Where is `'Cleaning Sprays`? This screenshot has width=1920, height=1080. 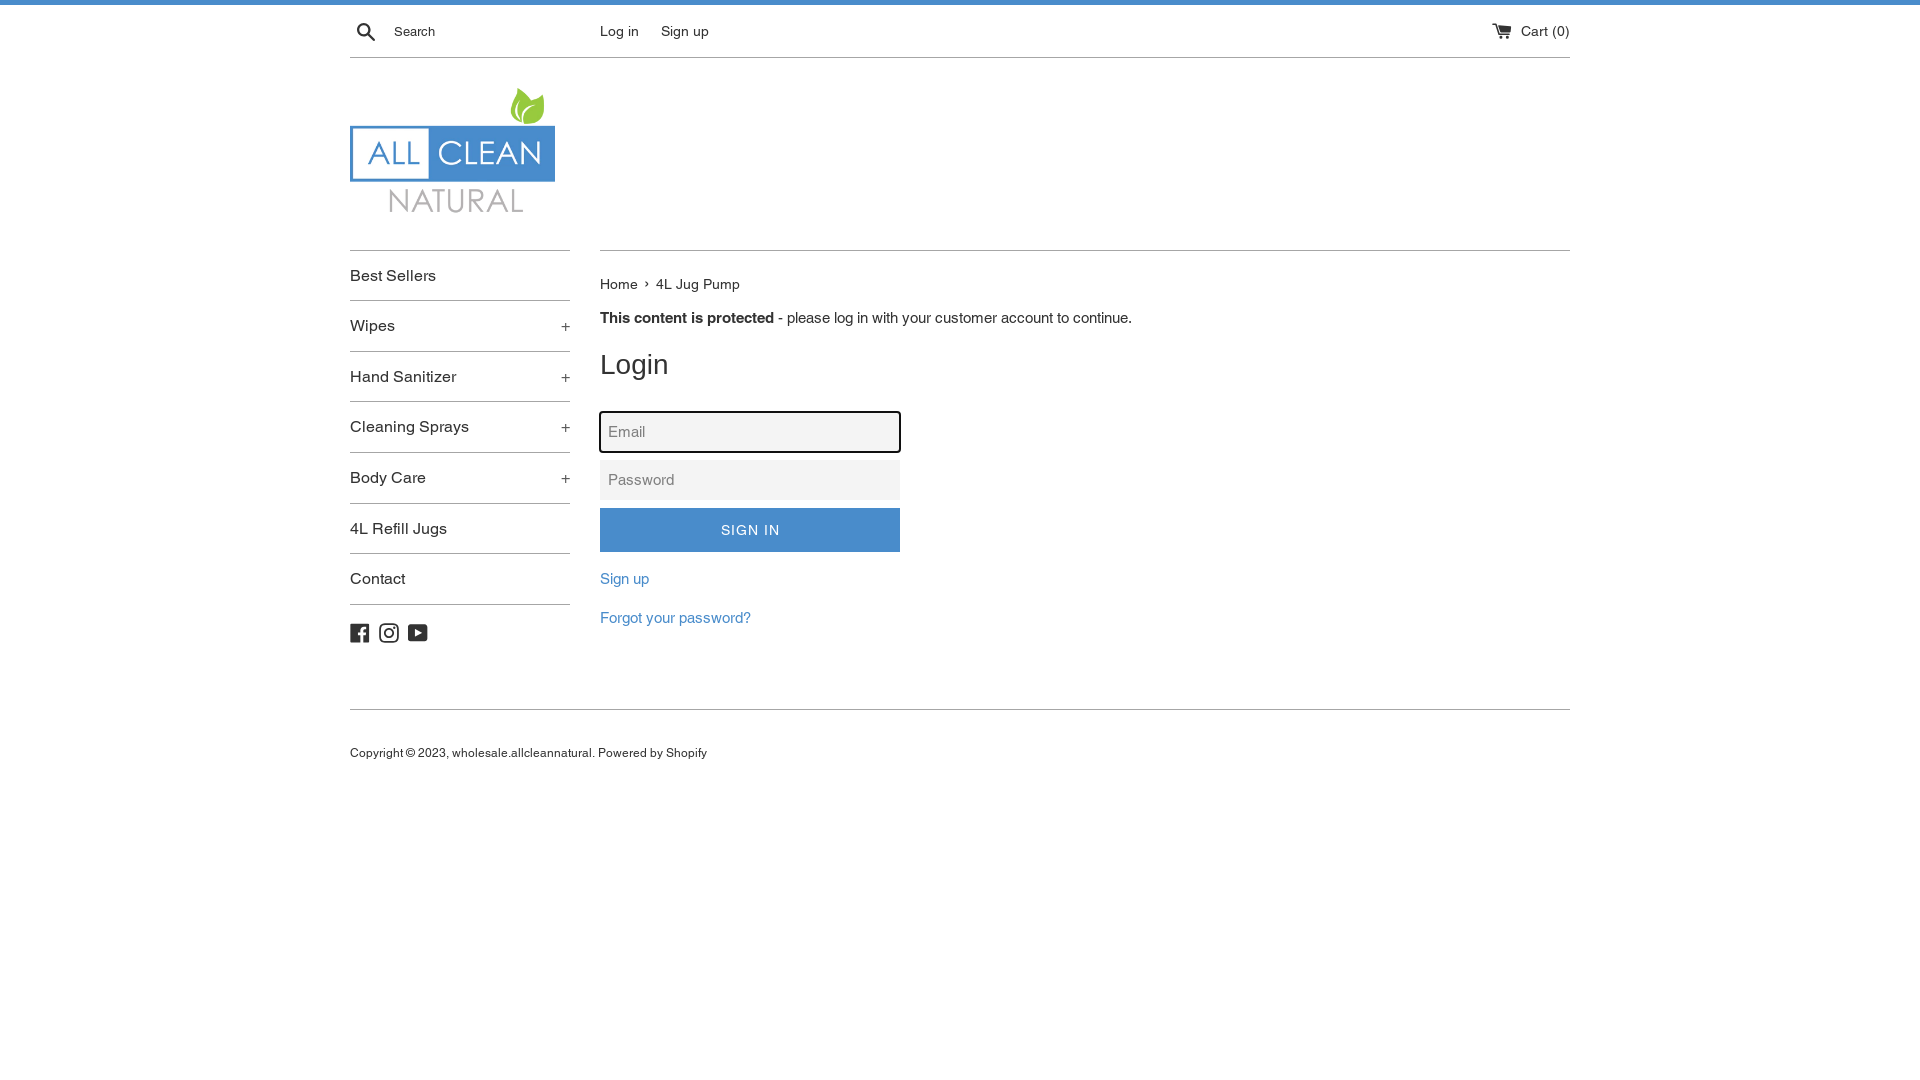
'Cleaning Sprays is located at coordinates (459, 426).